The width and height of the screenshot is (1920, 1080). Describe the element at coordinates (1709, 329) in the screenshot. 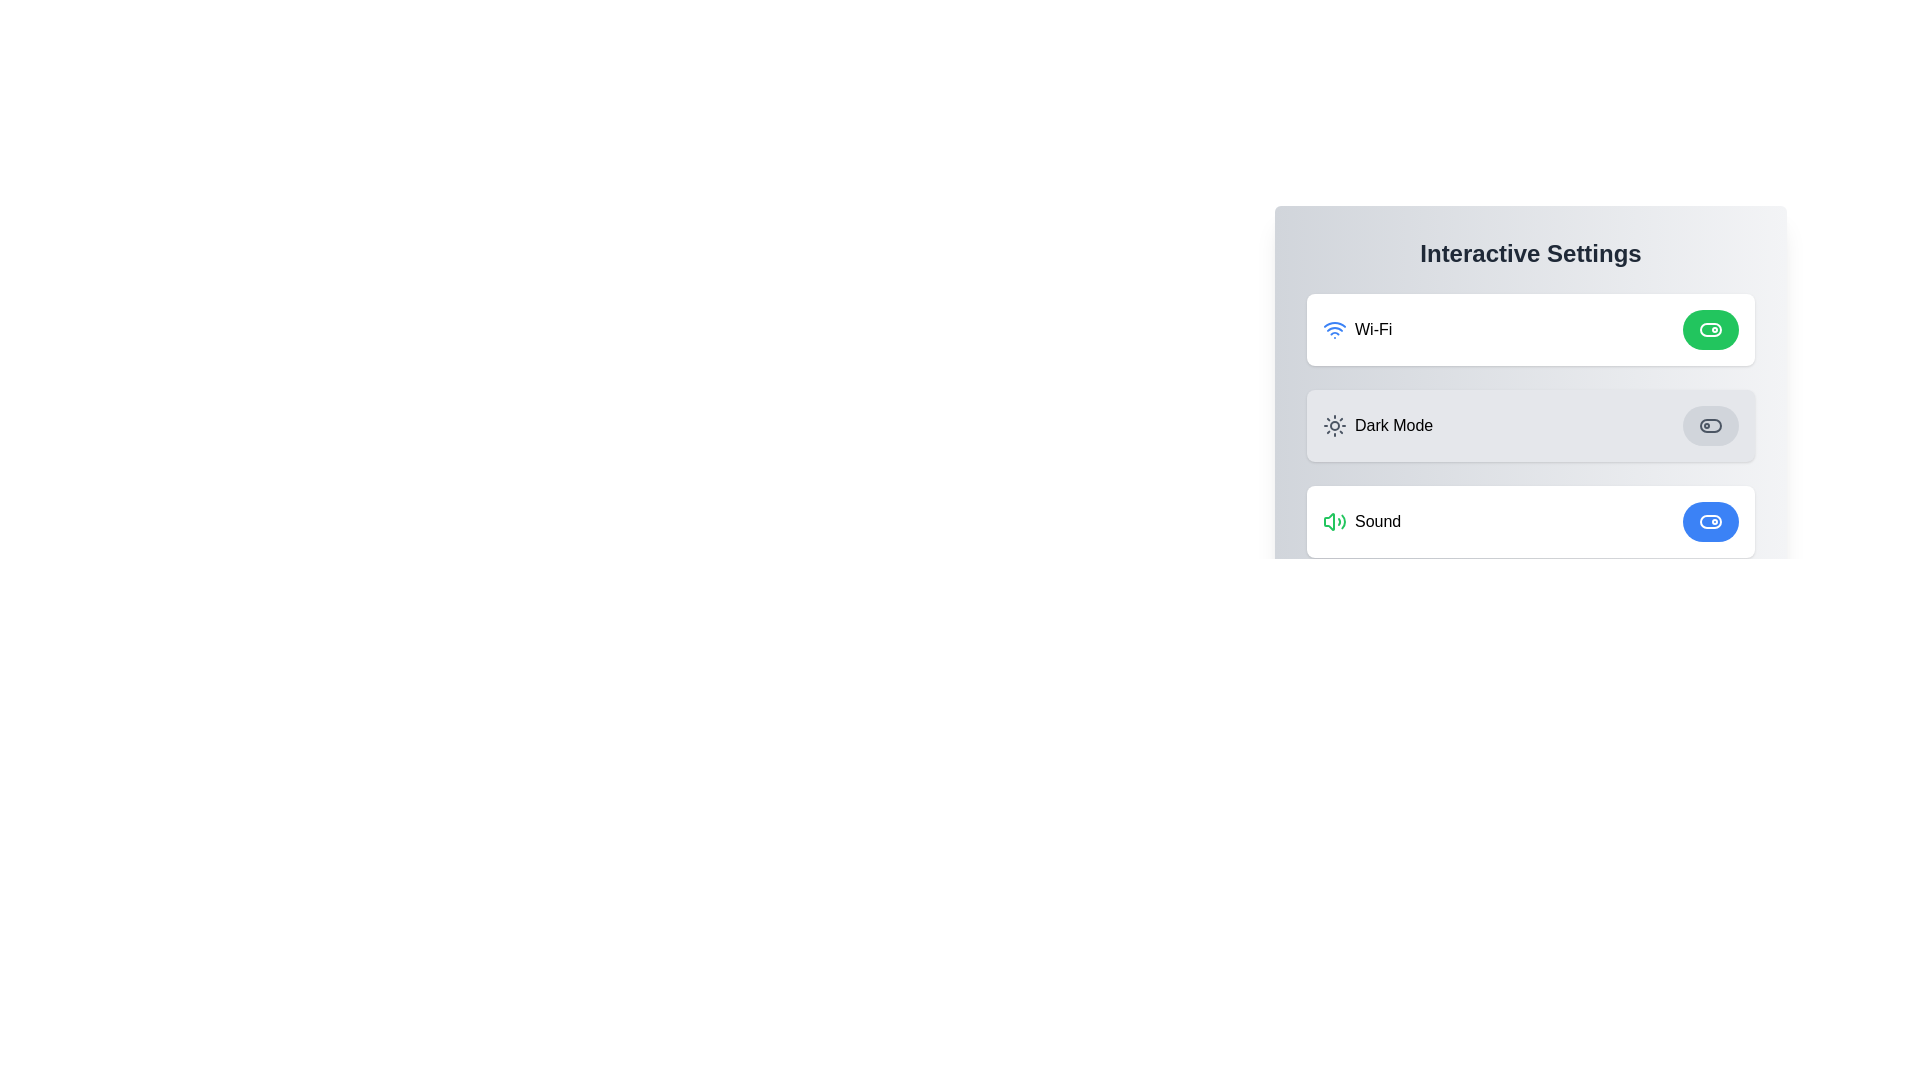

I see `the toggle switch control for the Wi-Fi option to change its state between enabled and disabled` at that location.